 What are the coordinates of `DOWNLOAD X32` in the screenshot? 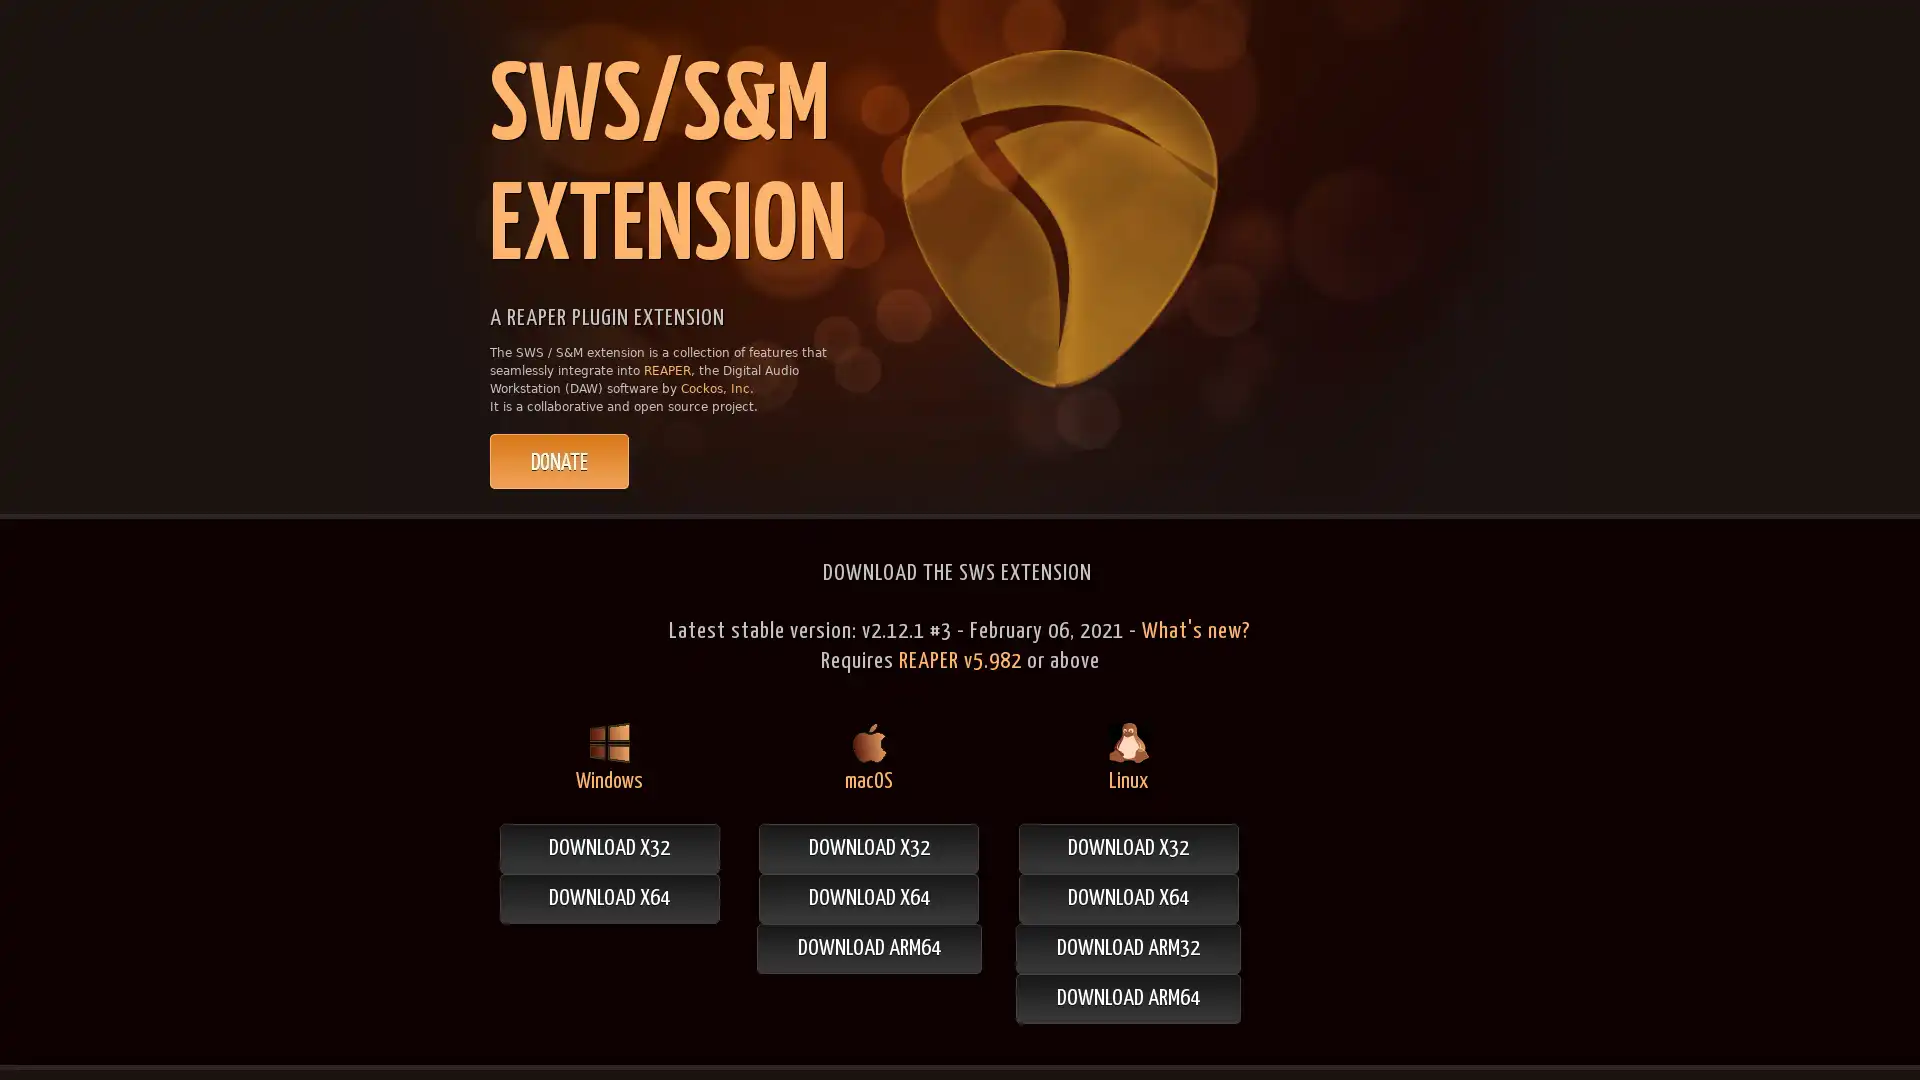 It's located at (1280, 848).